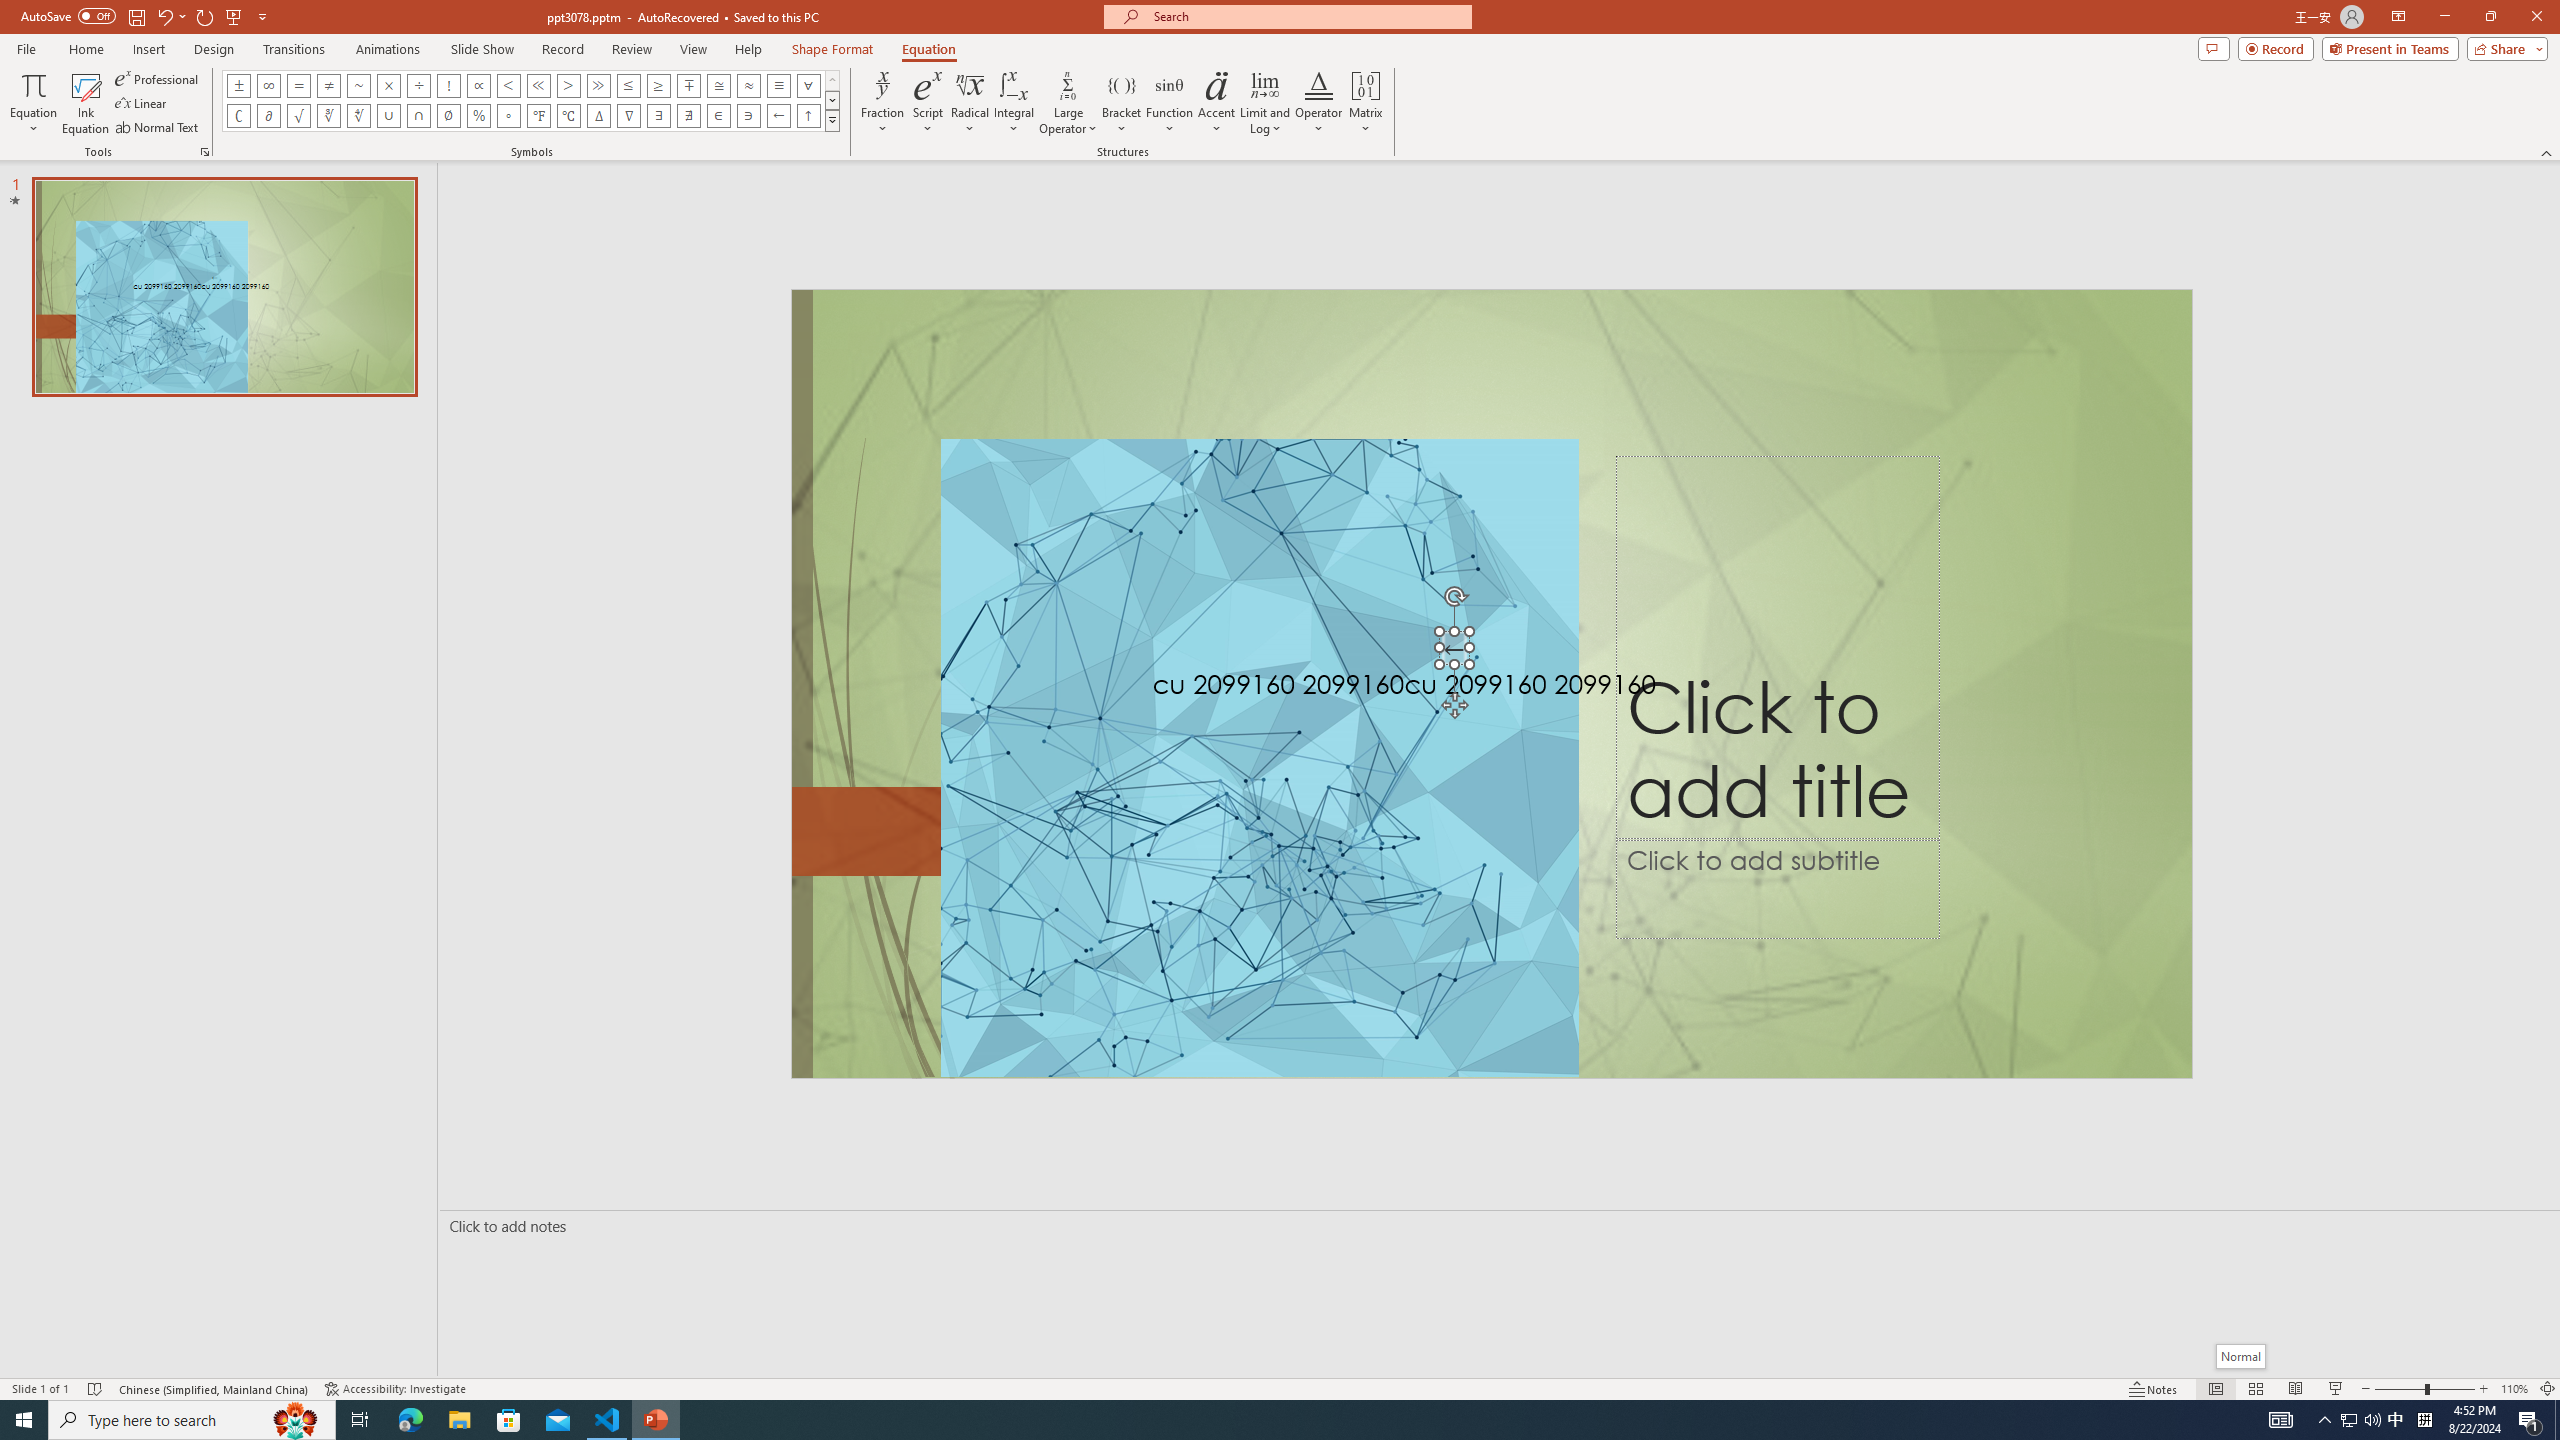 Image resolution: width=2560 pixels, height=1440 pixels. Describe the element at coordinates (1264, 103) in the screenshot. I see `'Limit and Log'` at that location.